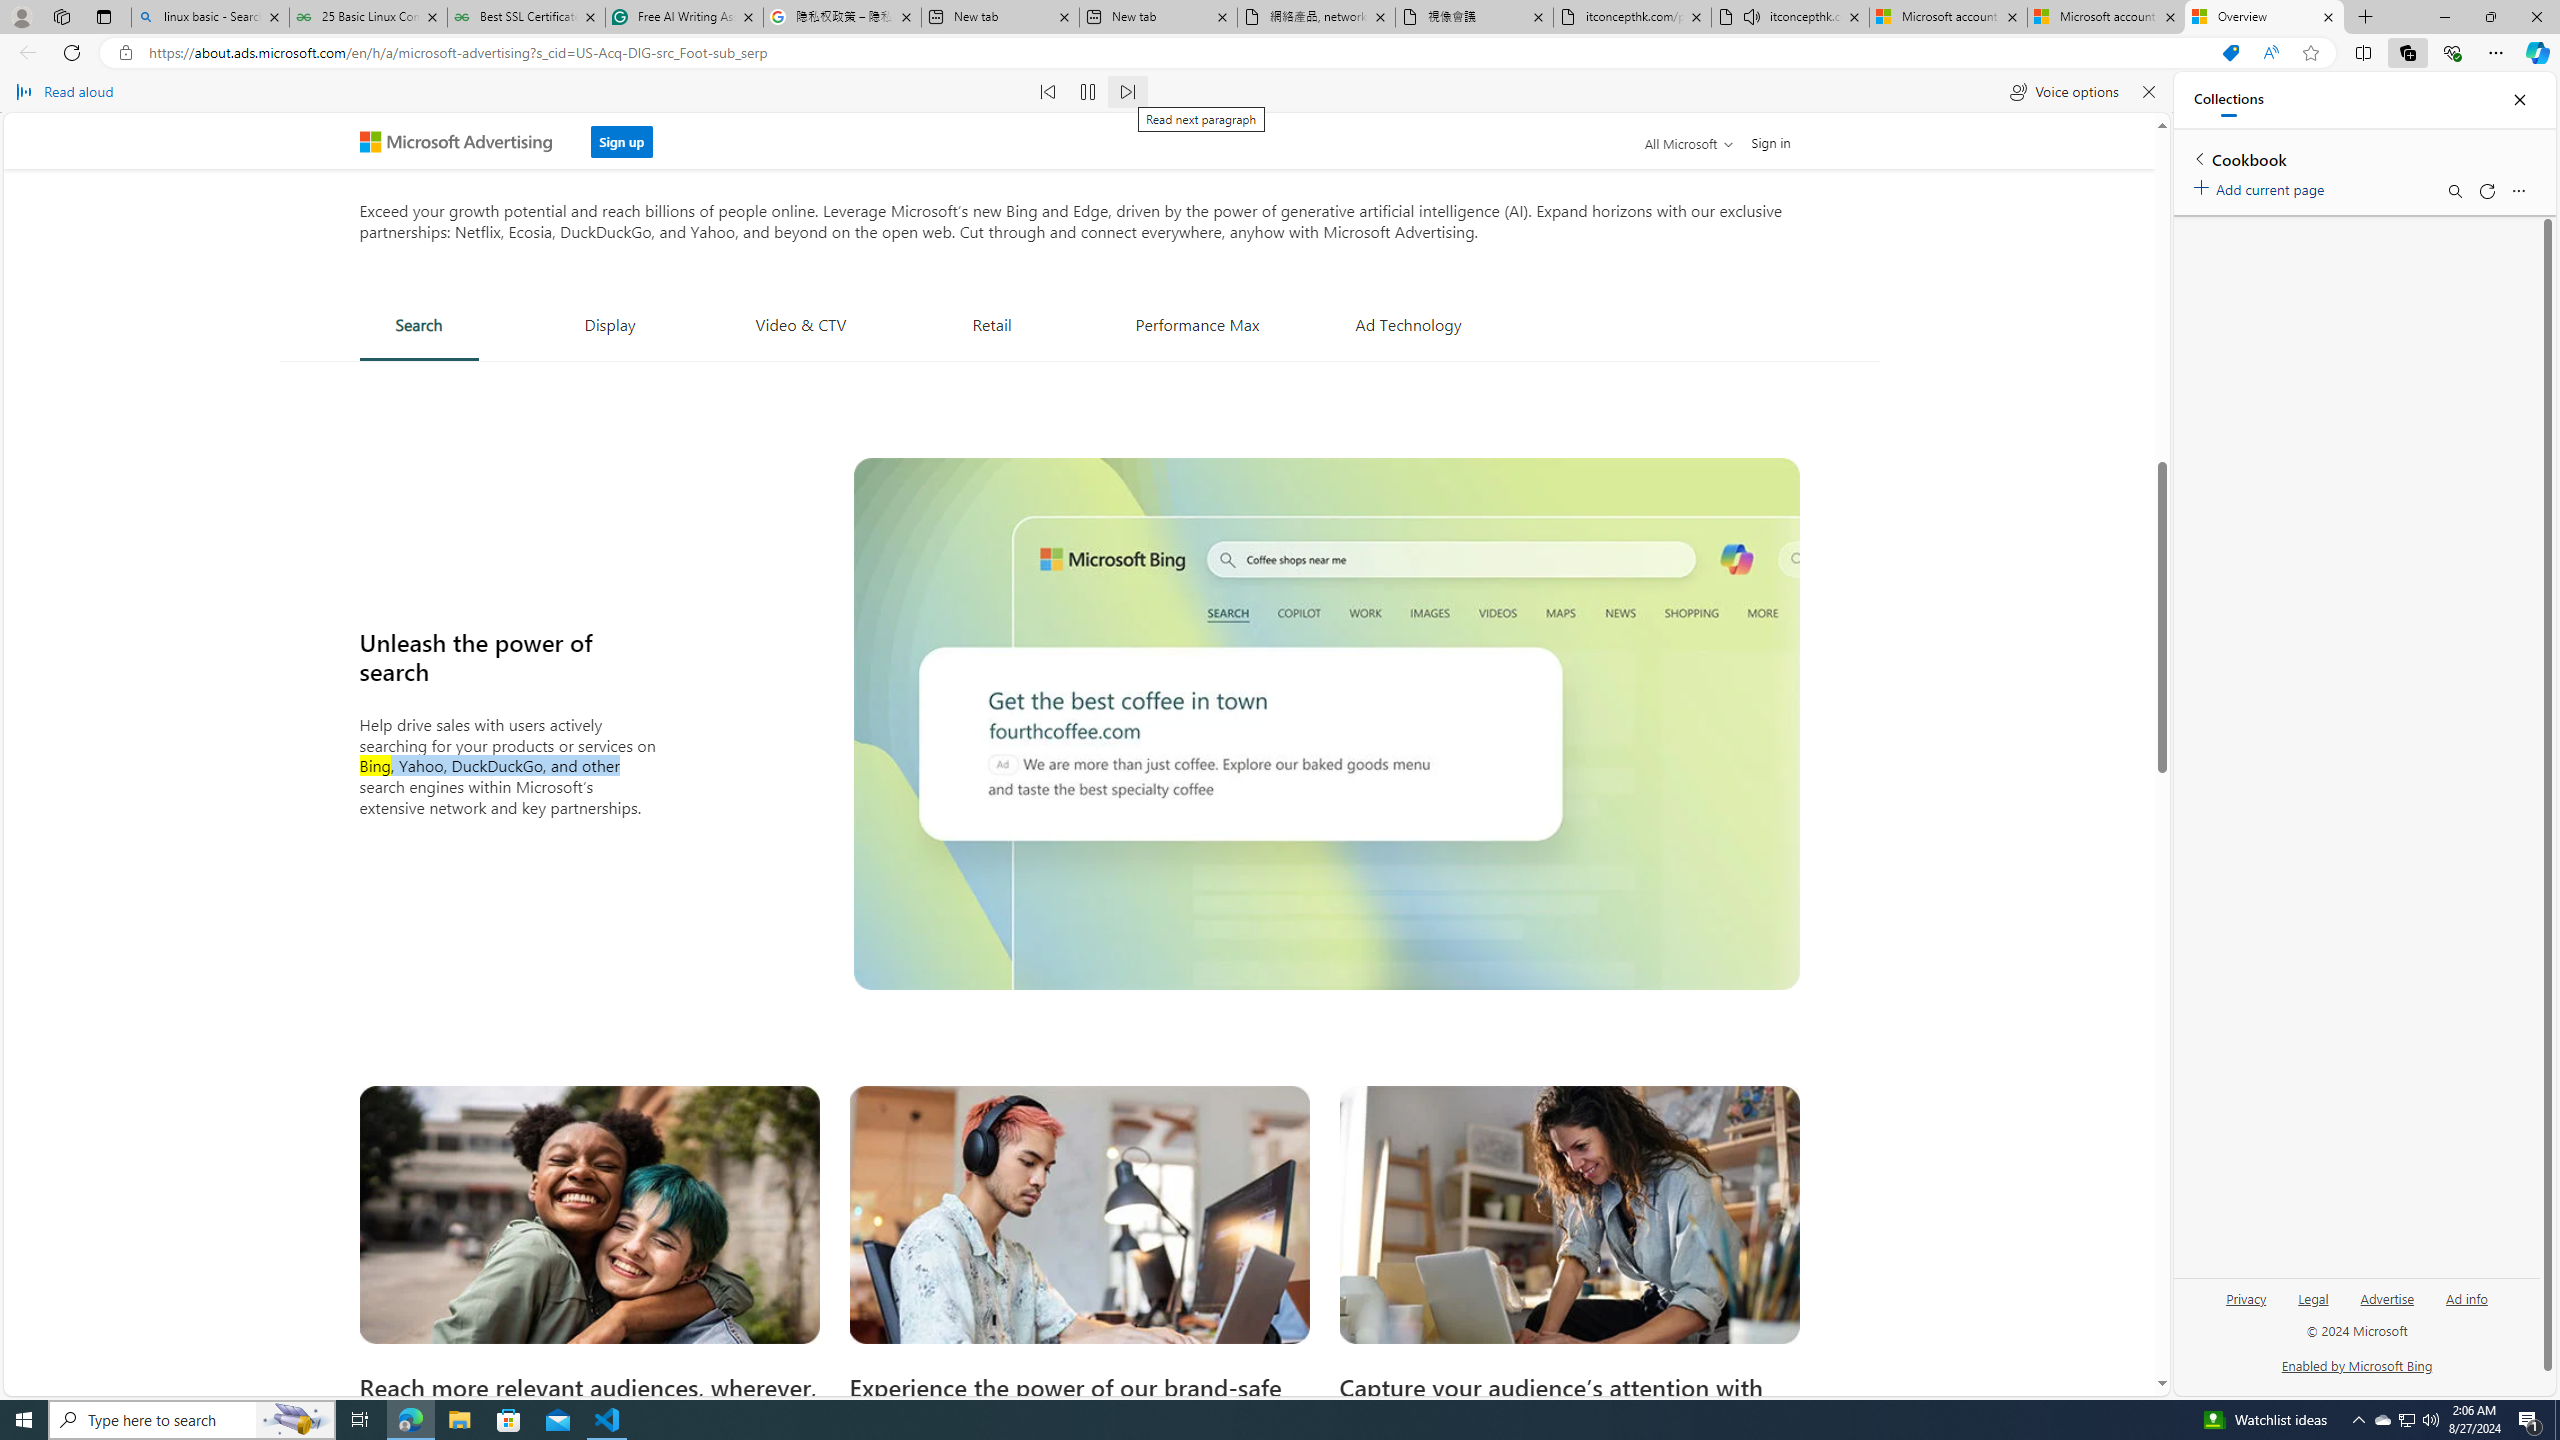  I want to click on 'Sign in', so click(1770, 141).